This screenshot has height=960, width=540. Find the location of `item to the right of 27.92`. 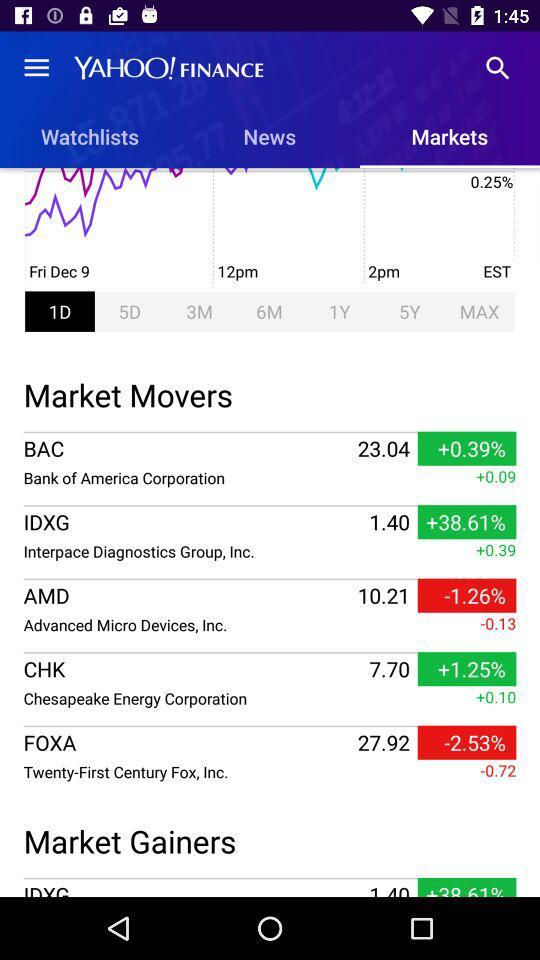

item to the right of 27.92 is located at coordinates (467, 741).